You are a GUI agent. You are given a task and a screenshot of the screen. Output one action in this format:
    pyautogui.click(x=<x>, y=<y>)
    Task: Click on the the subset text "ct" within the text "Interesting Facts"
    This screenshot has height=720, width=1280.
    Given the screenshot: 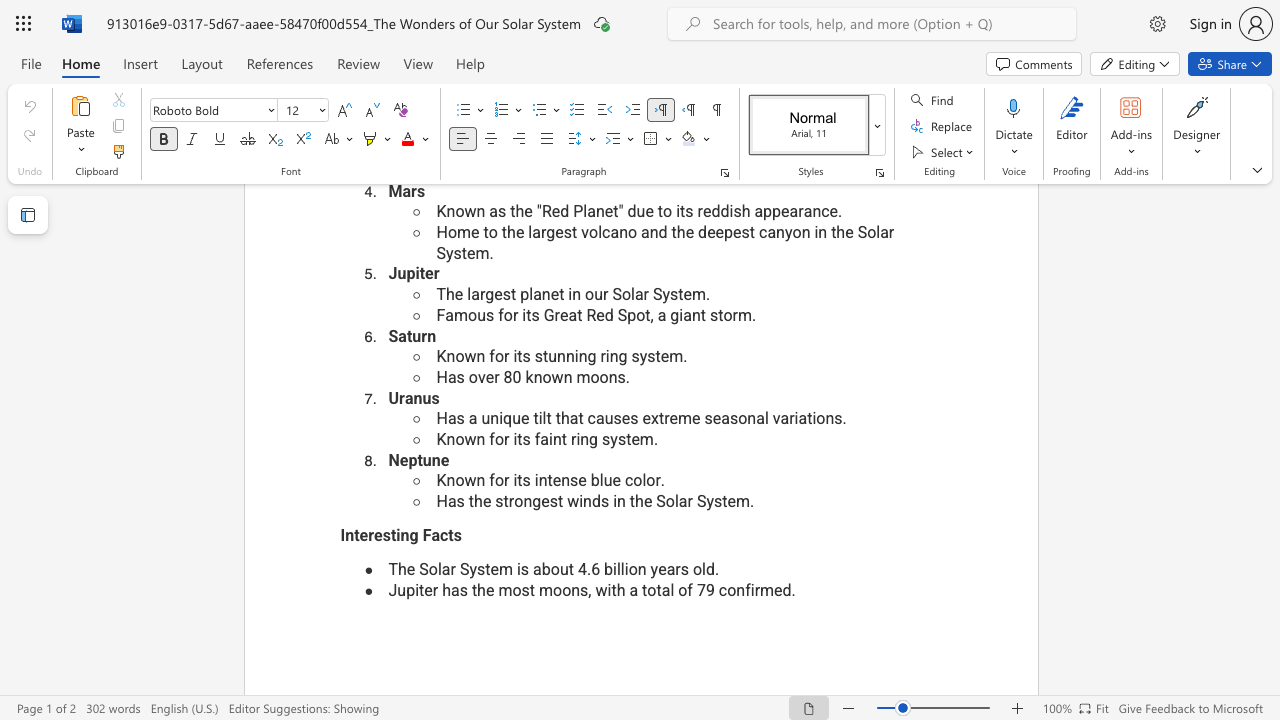 What is the action you would take?
    pyautogui.click(x=439, y=534)
    